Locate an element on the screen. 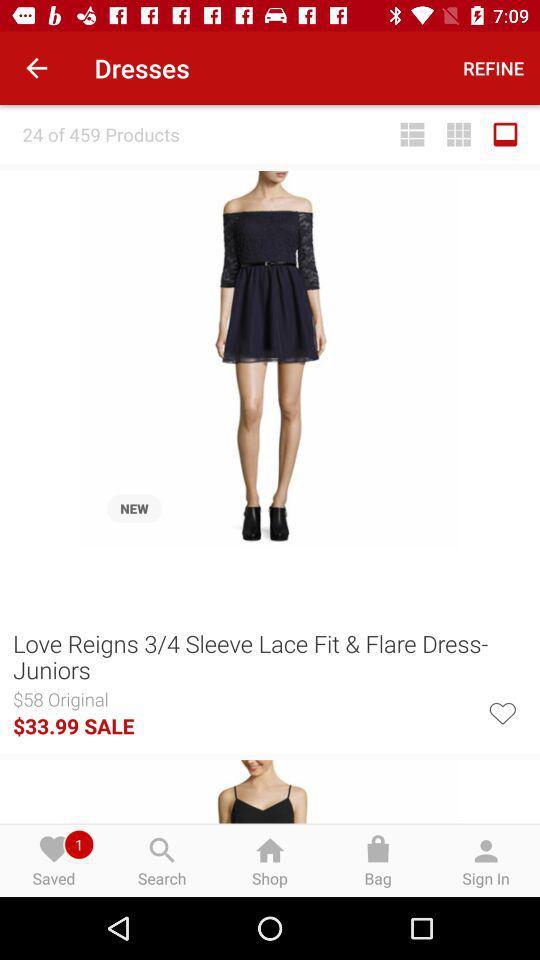 This screenshot has height=960, width=540. the icon next to dresses item is located at coordinates (36, 68).